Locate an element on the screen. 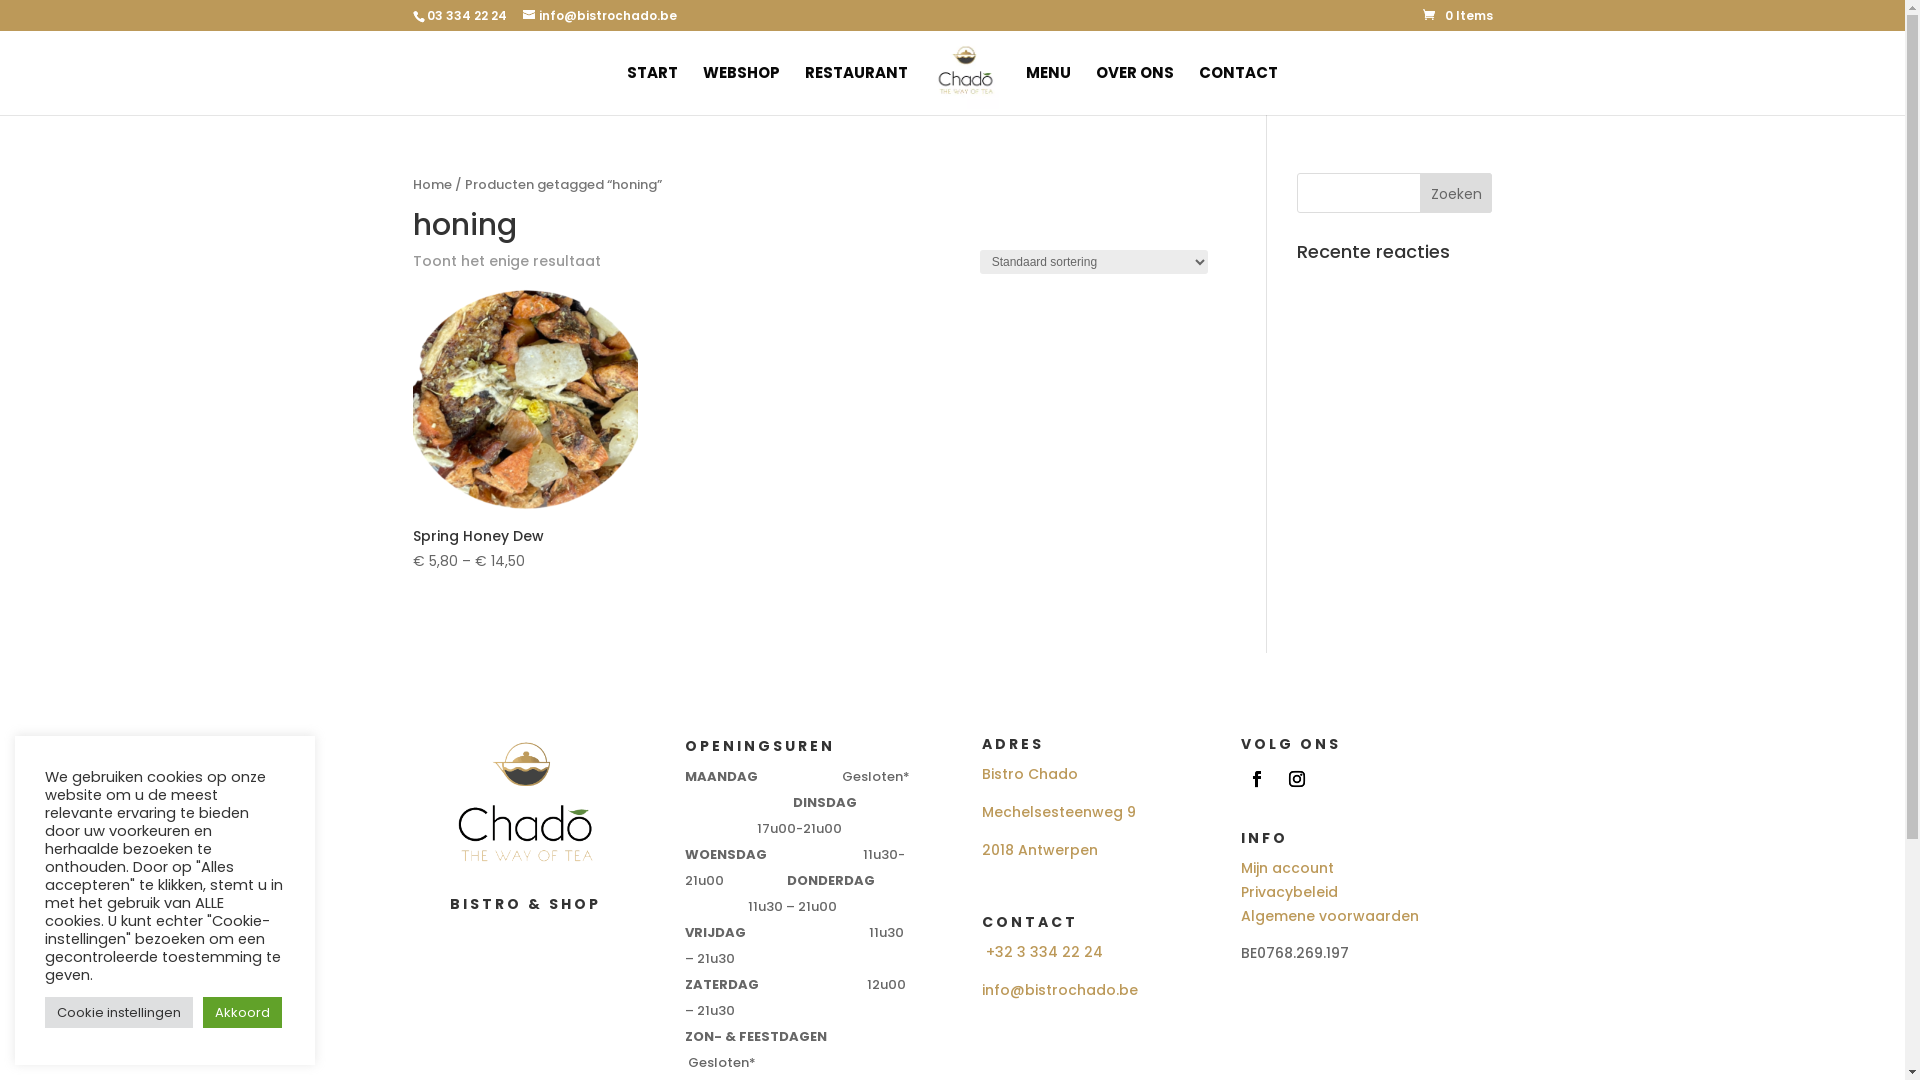  'Home' is located at coordinates (430, 184).